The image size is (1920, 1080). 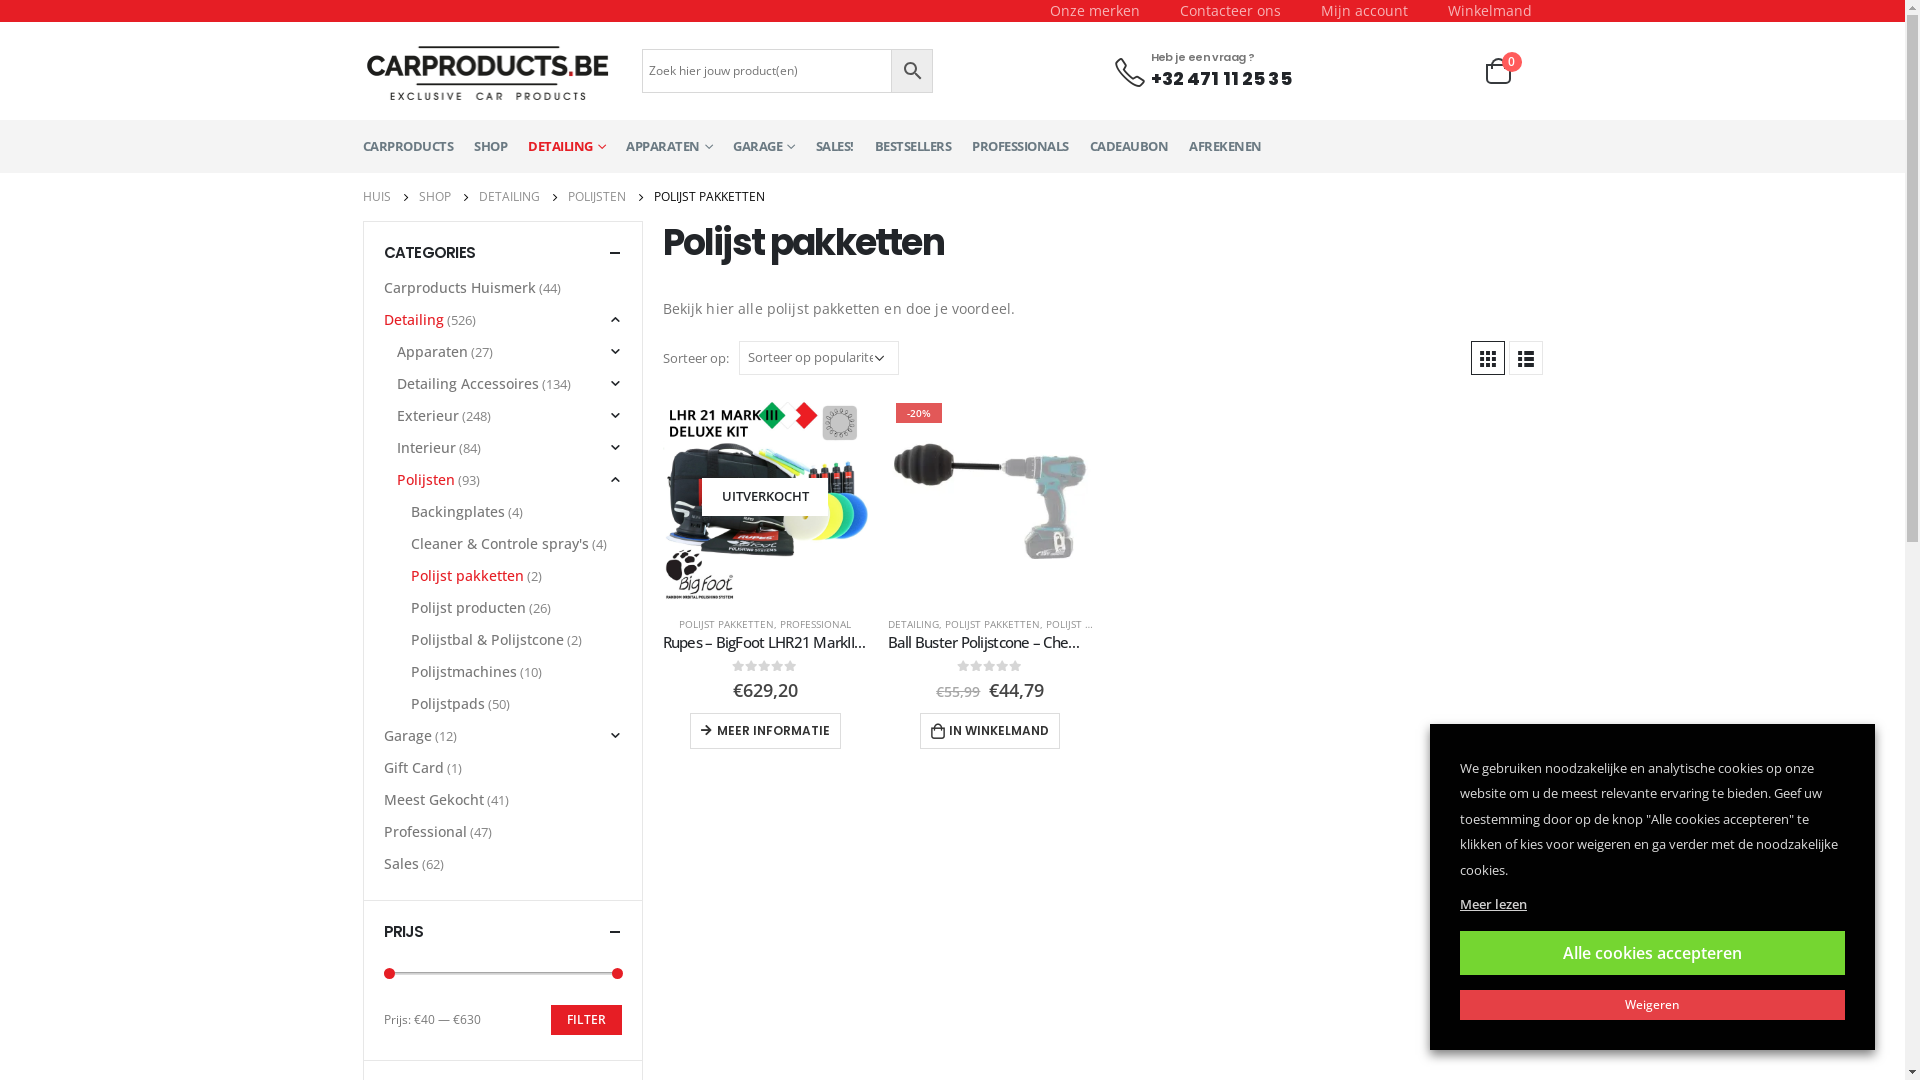 I want to click on 'Professional', so click(x=424, y=832).